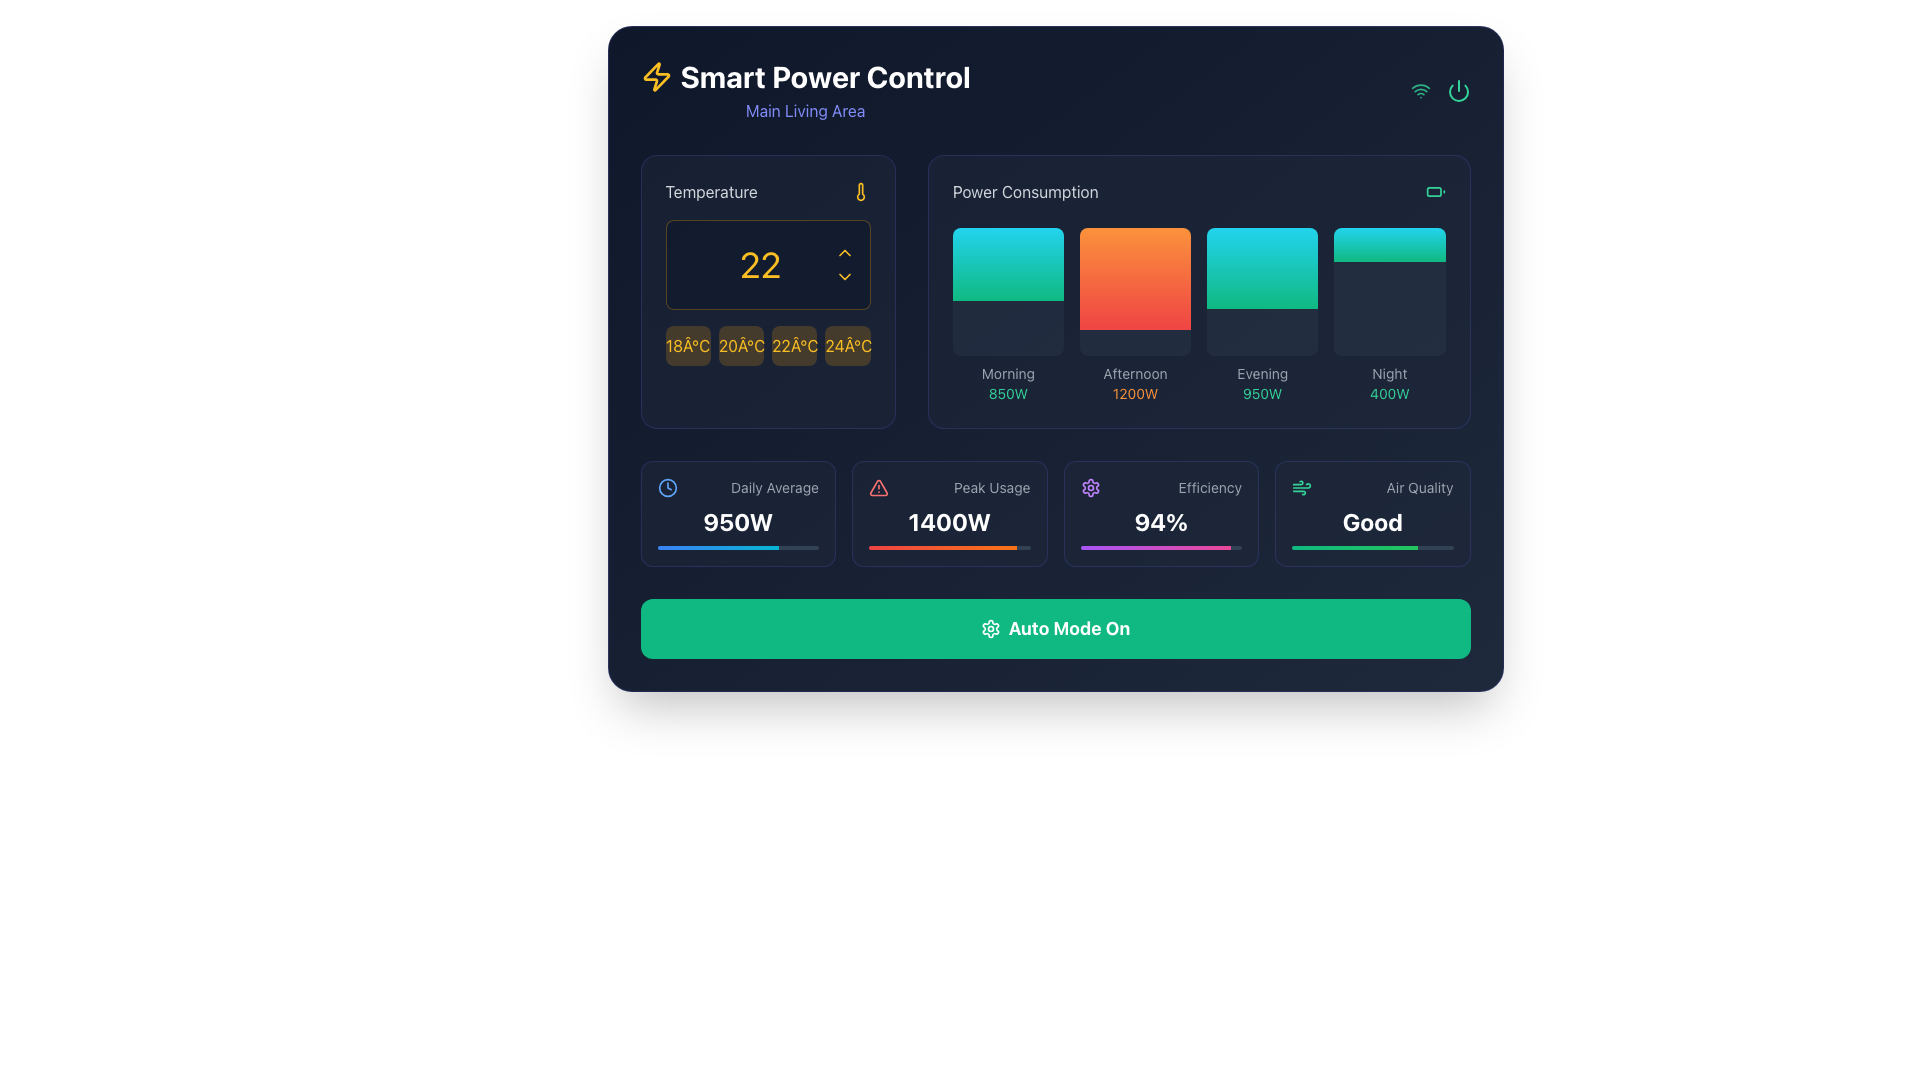 The height and width of the screenshot is (1080, 1920). Describe the element at coordinates (848, 345) in the screenshot. I see `the rectangular button displaying '24°C' in bold amber-colored text` at that location.